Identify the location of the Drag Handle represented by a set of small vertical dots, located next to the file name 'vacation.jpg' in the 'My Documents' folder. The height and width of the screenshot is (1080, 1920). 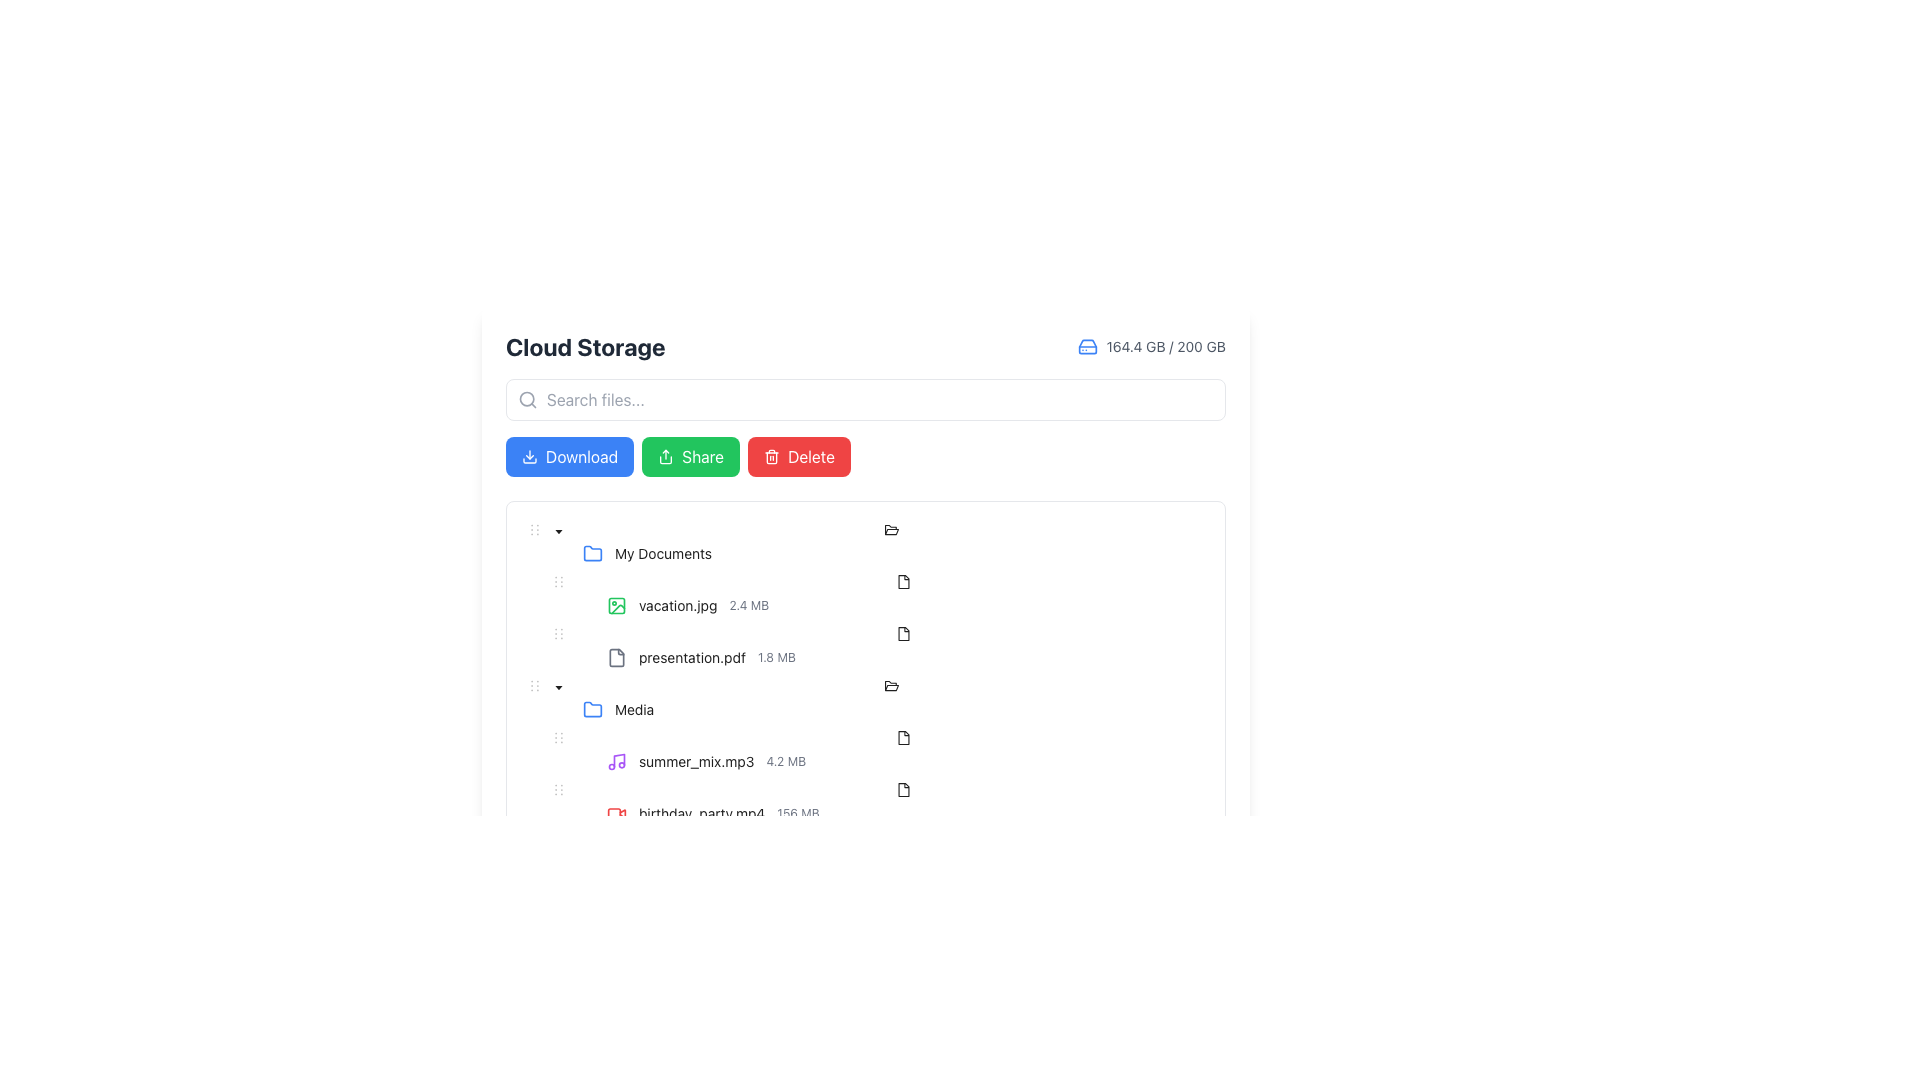
(558, 582).